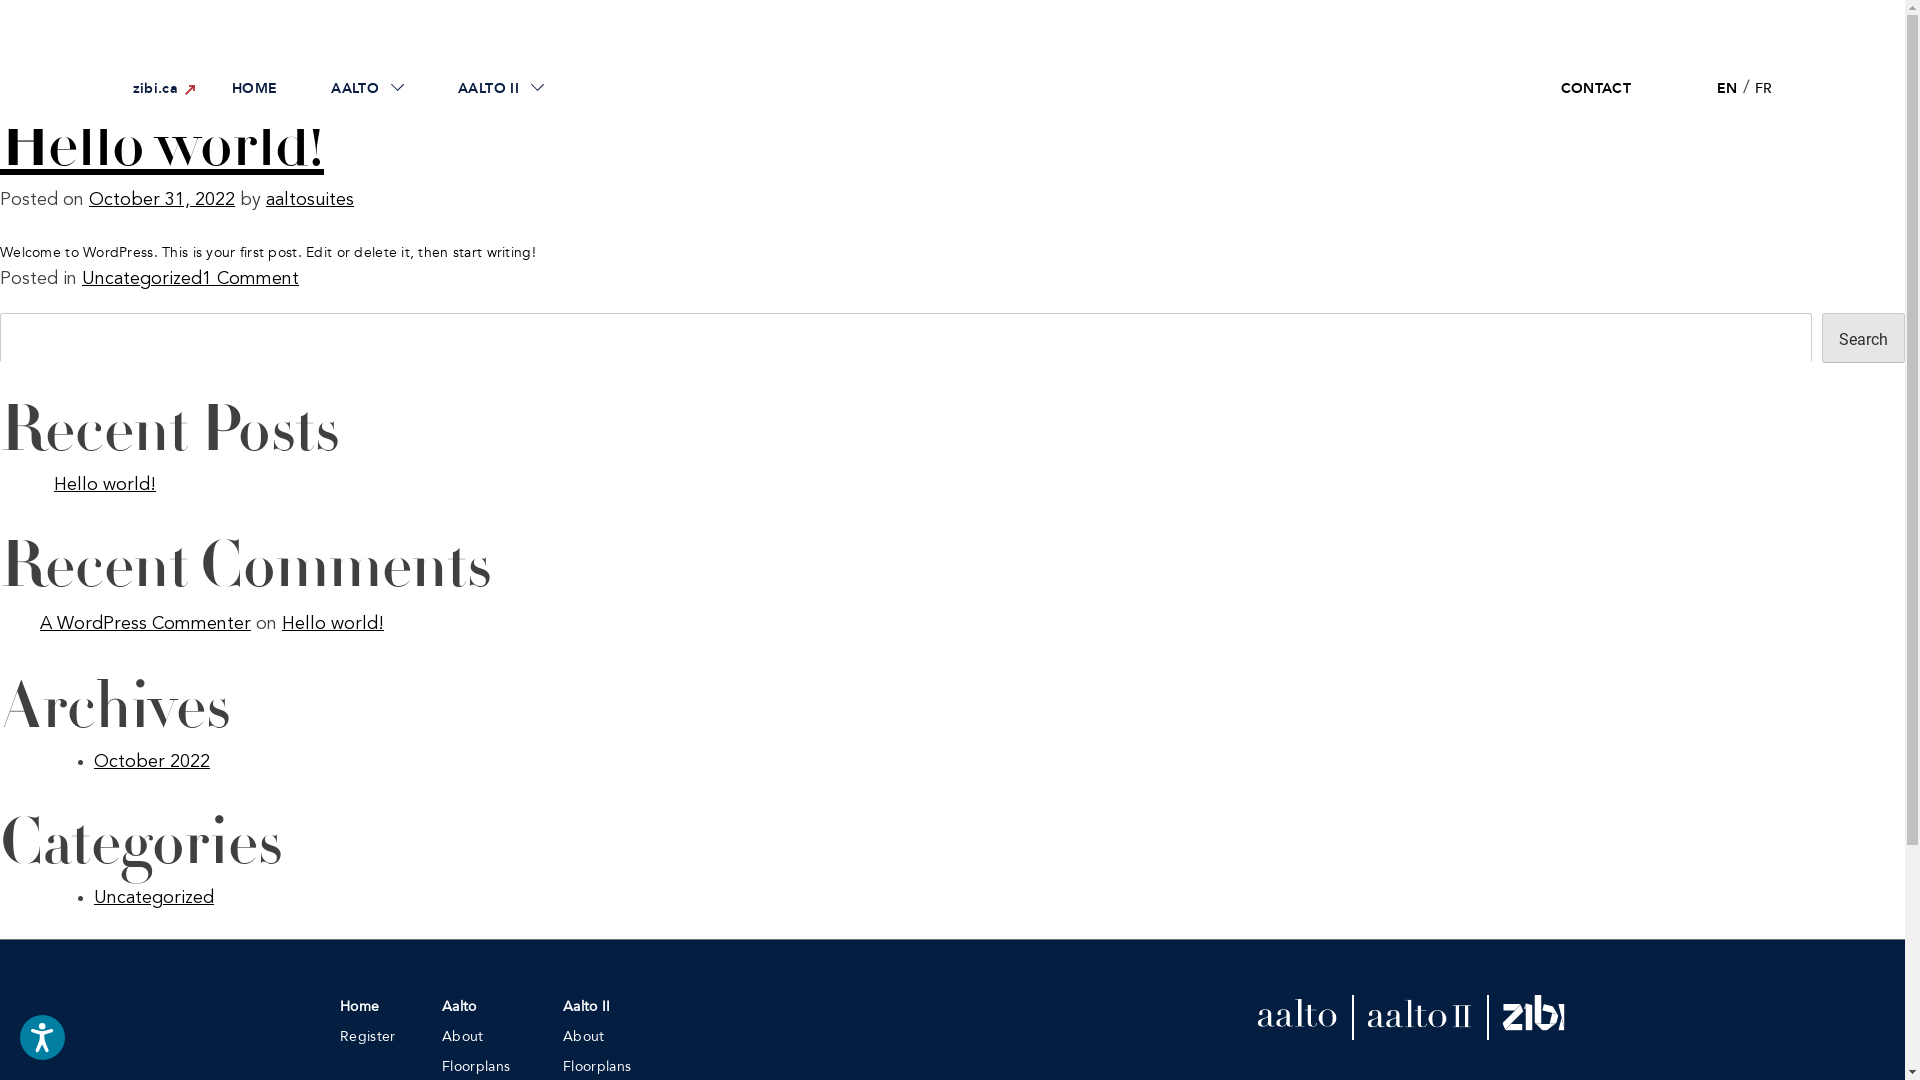 This screenshot has width=1920, height=1080. Describe the element at coordinates (367, 87) in the screenshot. I see `'AALTO'` at that location.